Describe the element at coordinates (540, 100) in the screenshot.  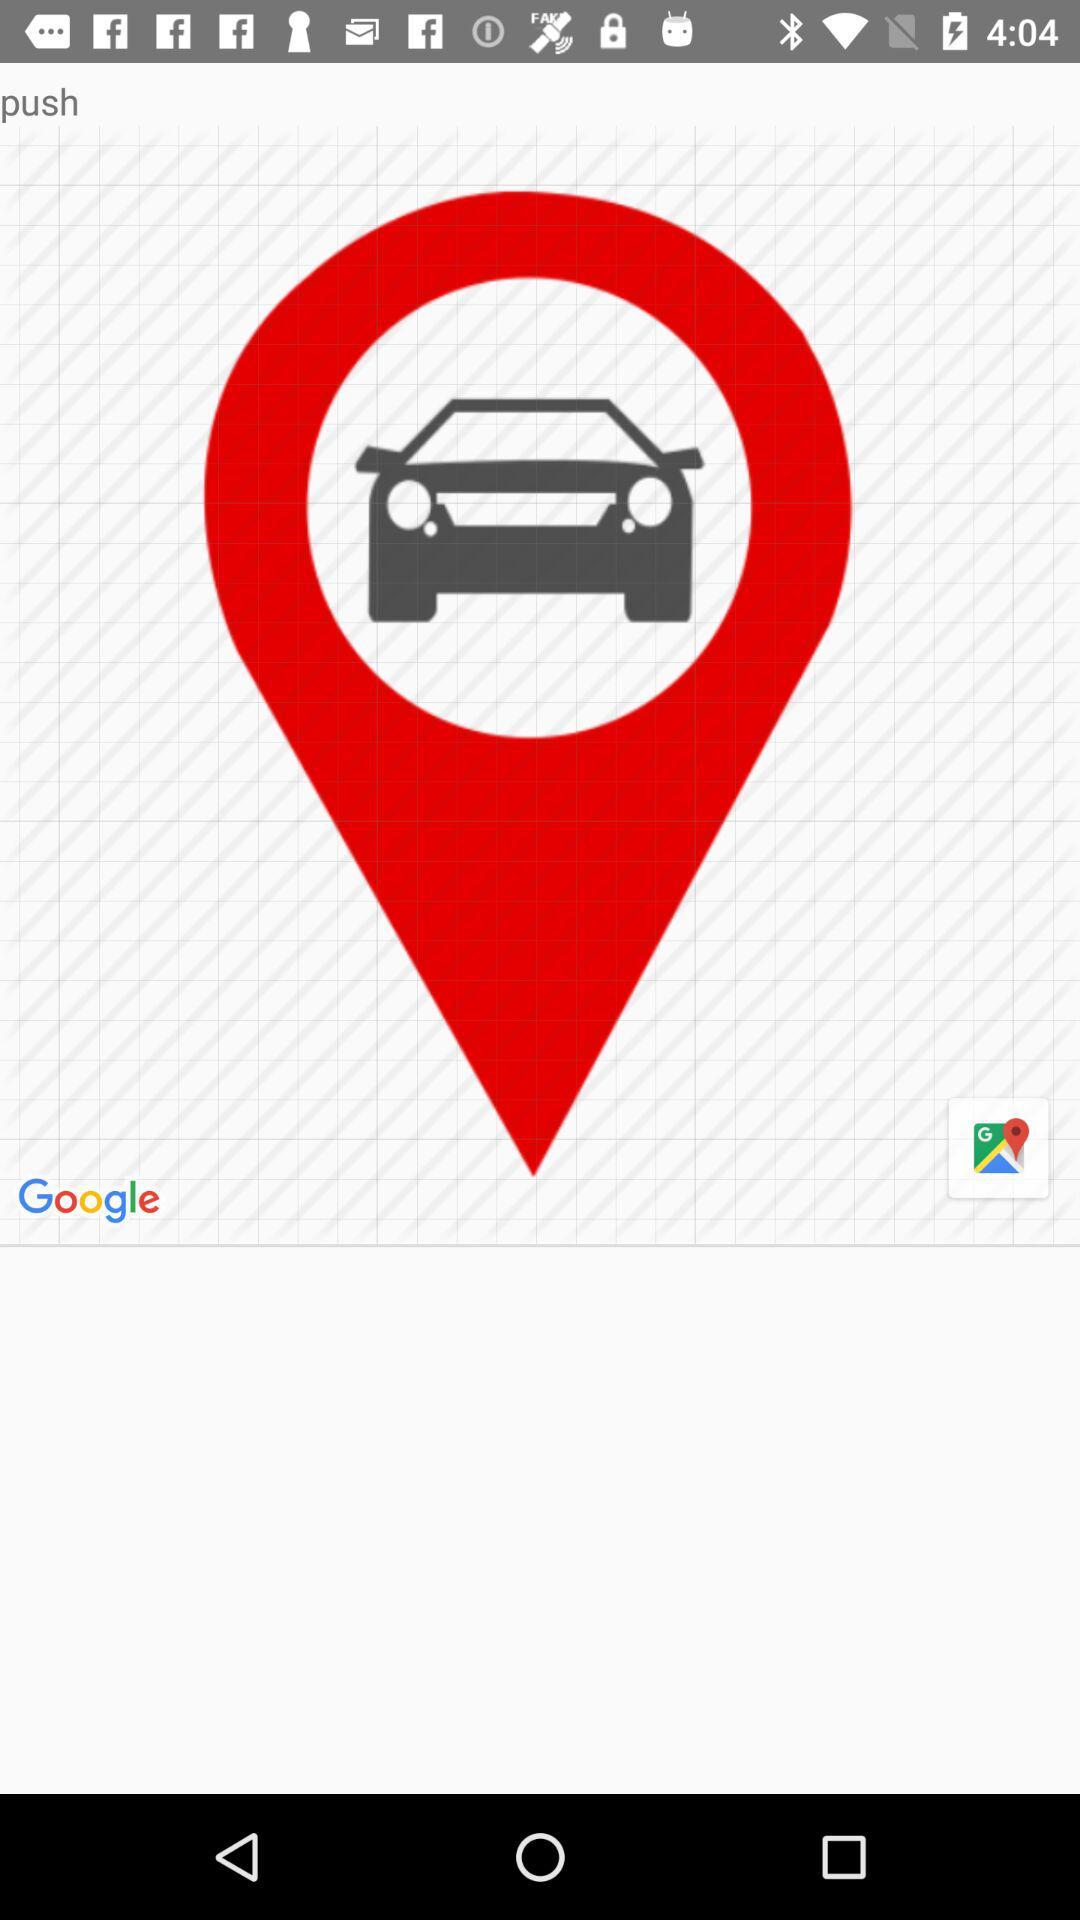
I see `the push` at that location.